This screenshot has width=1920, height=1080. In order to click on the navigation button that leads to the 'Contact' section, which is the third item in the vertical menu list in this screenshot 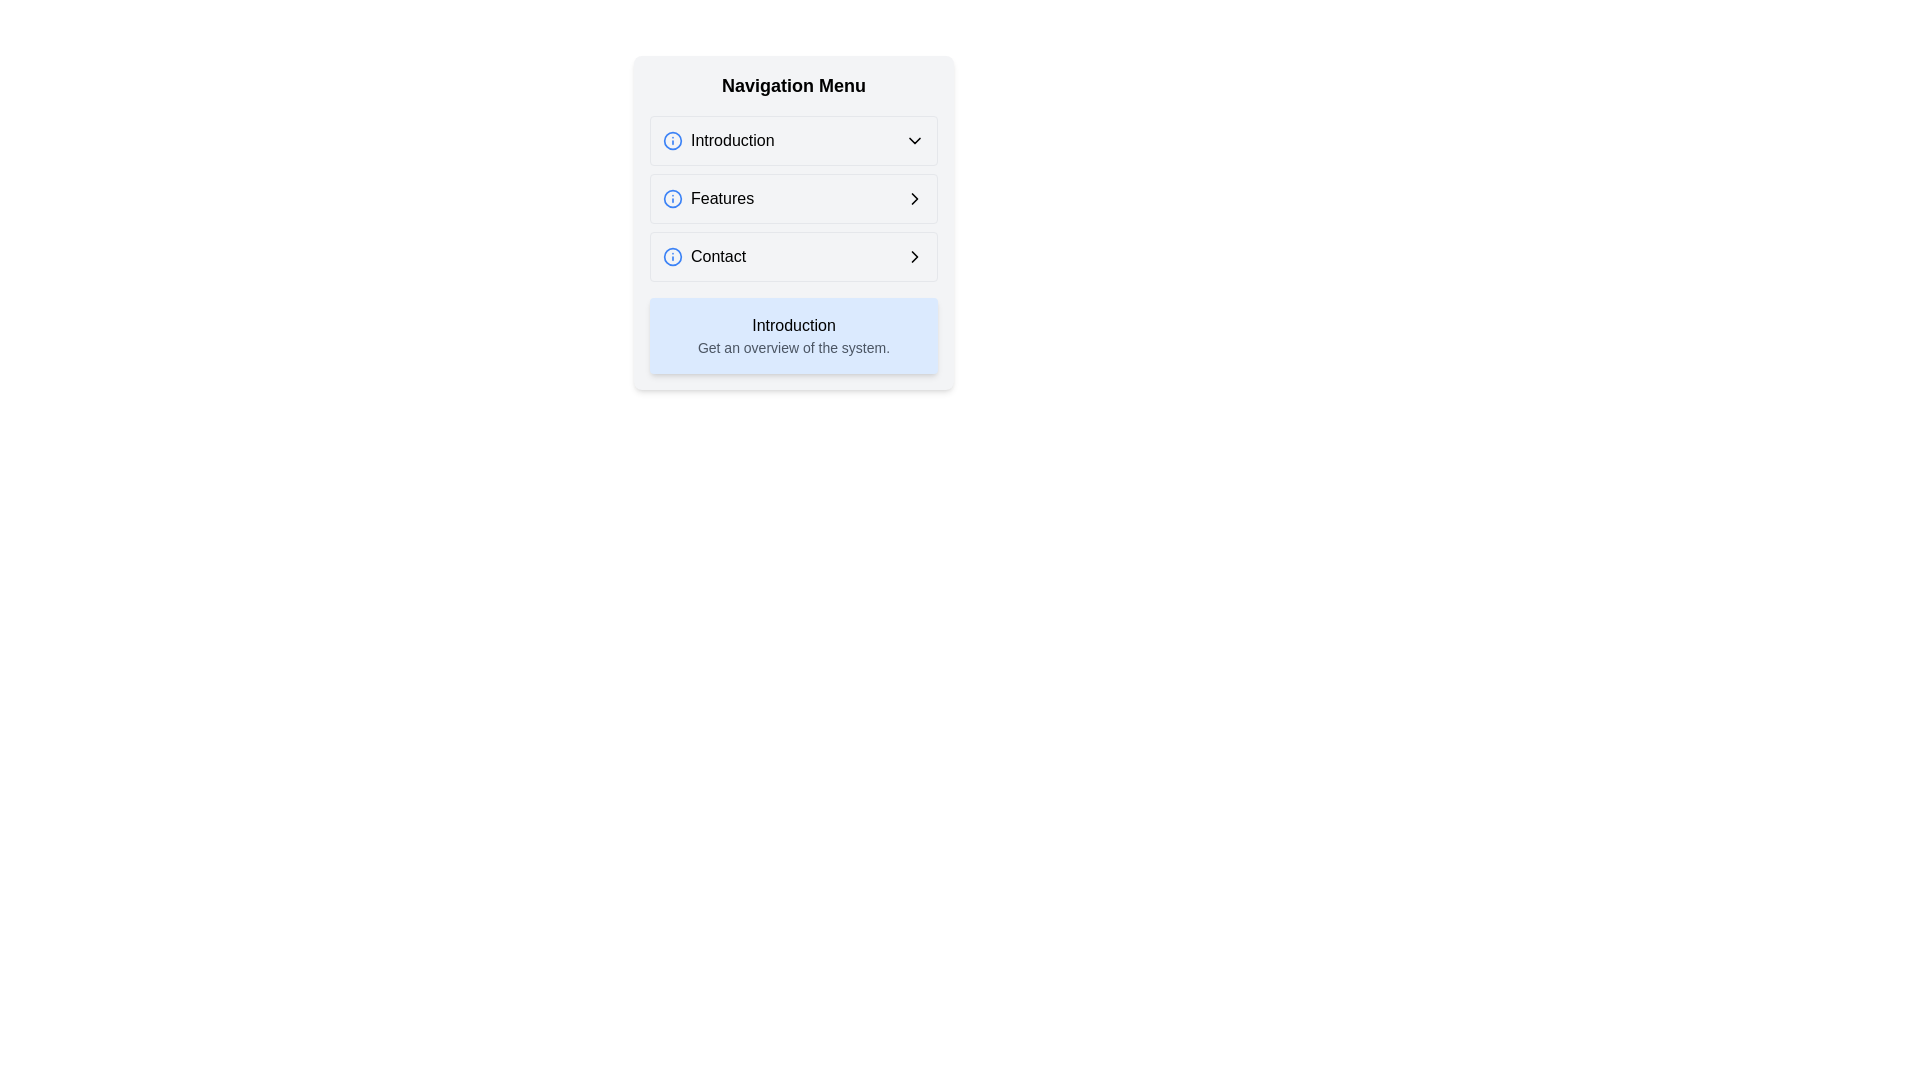, I will do `click(792, 256)`.